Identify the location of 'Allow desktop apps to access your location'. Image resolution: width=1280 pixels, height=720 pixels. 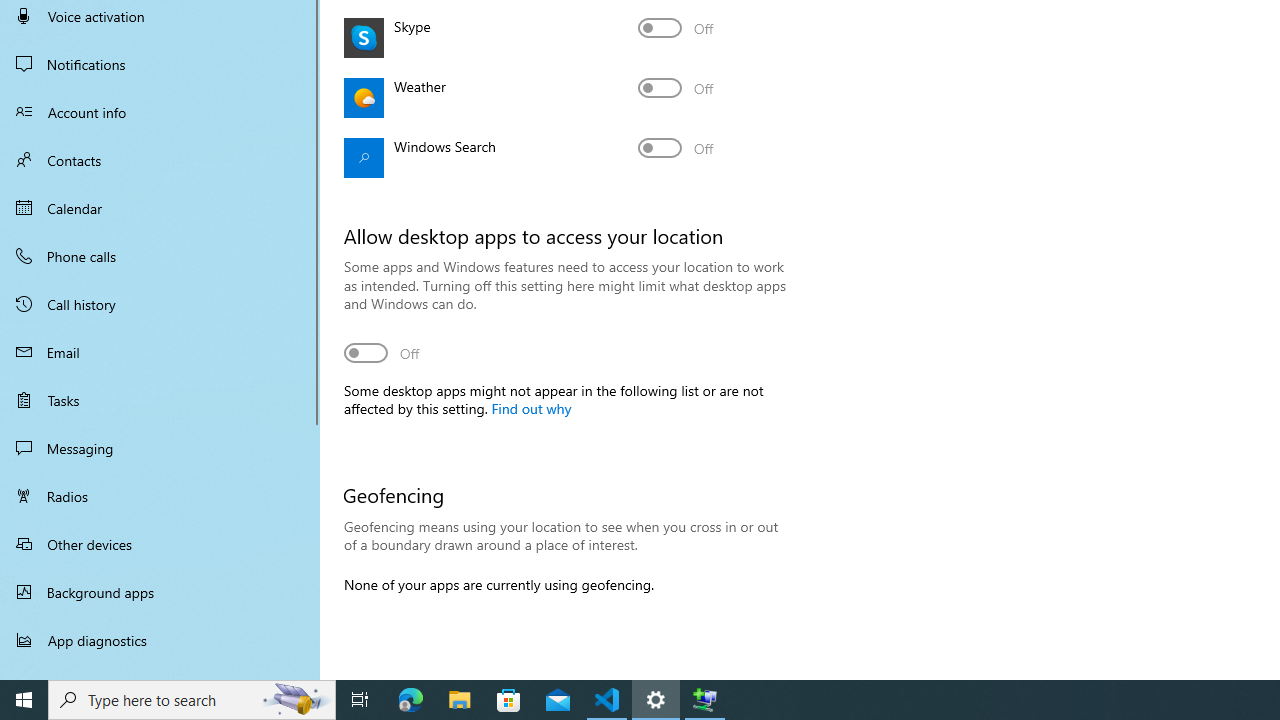
(382, 351).